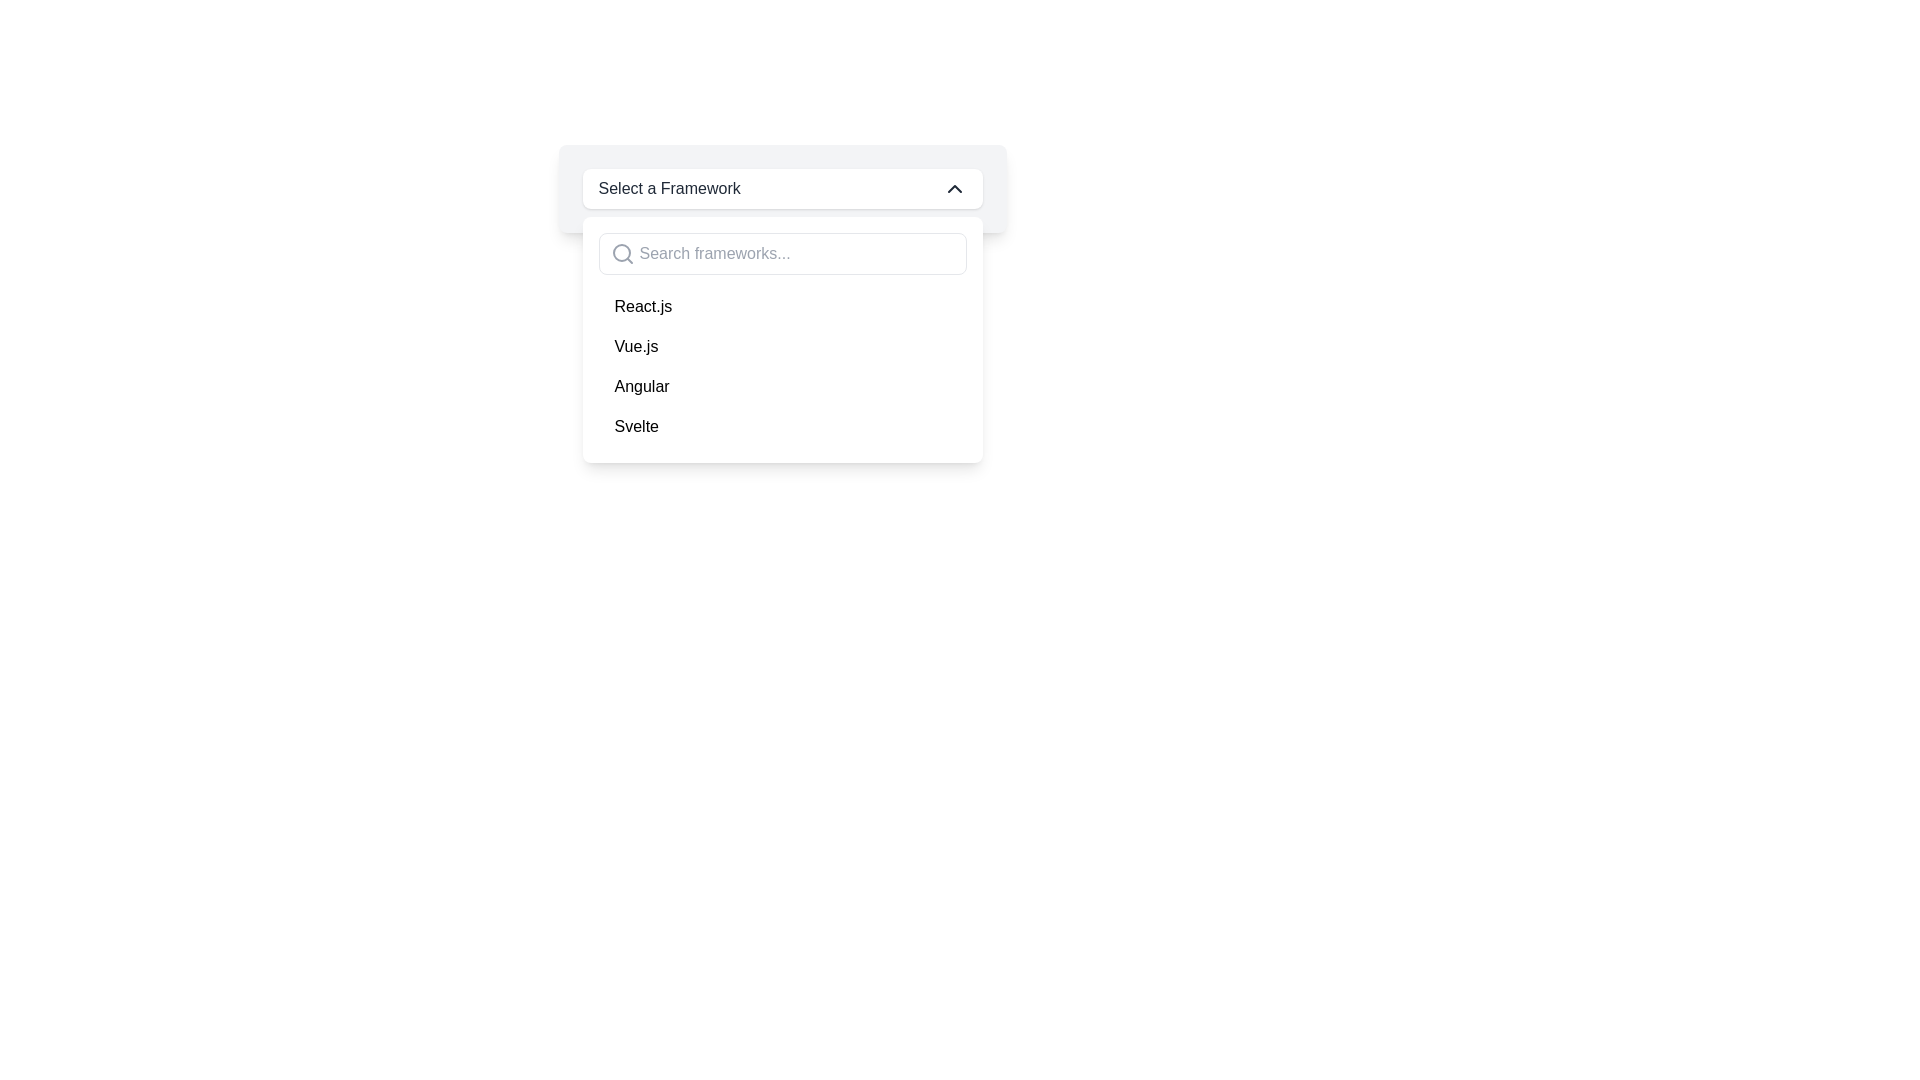  I want to click on the second entry in the dropdown menu for selecting frameworks, which changes the selected framework to 'Vue.js', so click(635, 346).